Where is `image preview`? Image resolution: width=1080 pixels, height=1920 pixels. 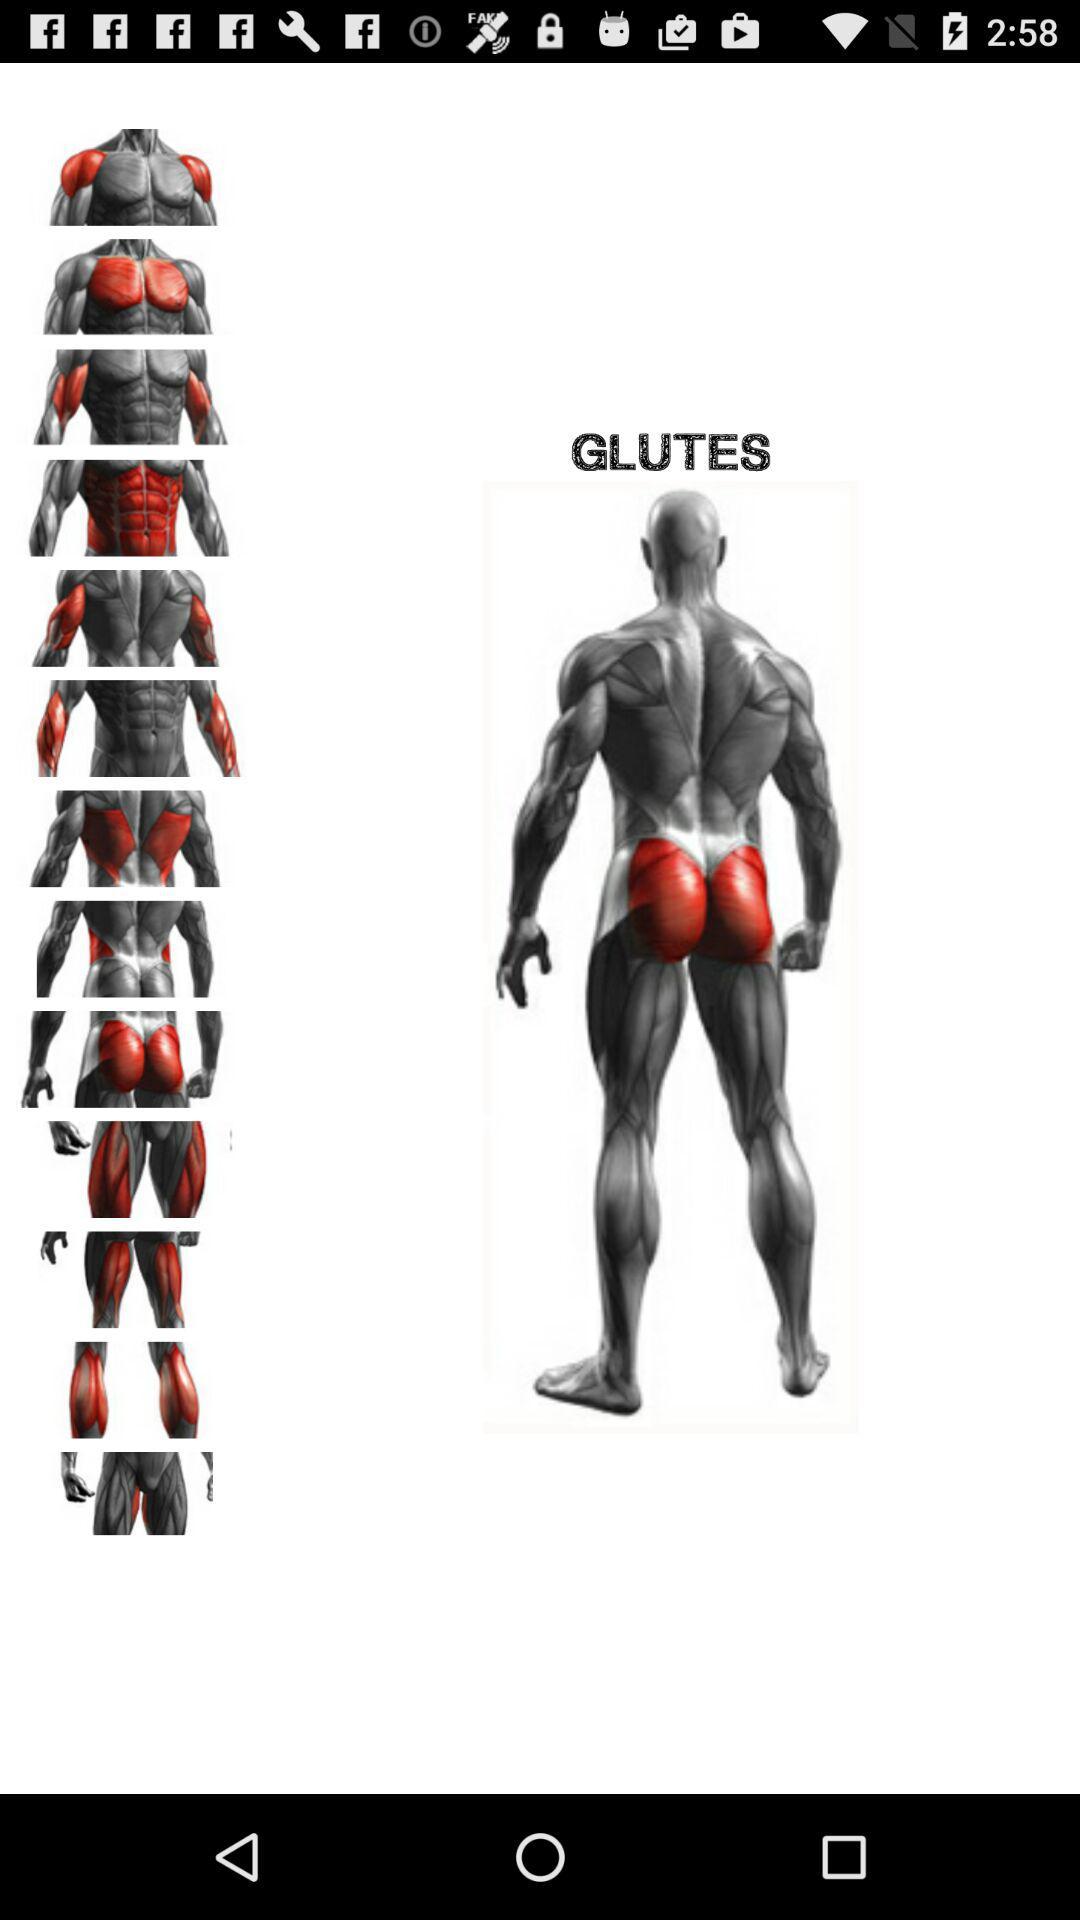 image preview is located at coordinates (131, 1493).